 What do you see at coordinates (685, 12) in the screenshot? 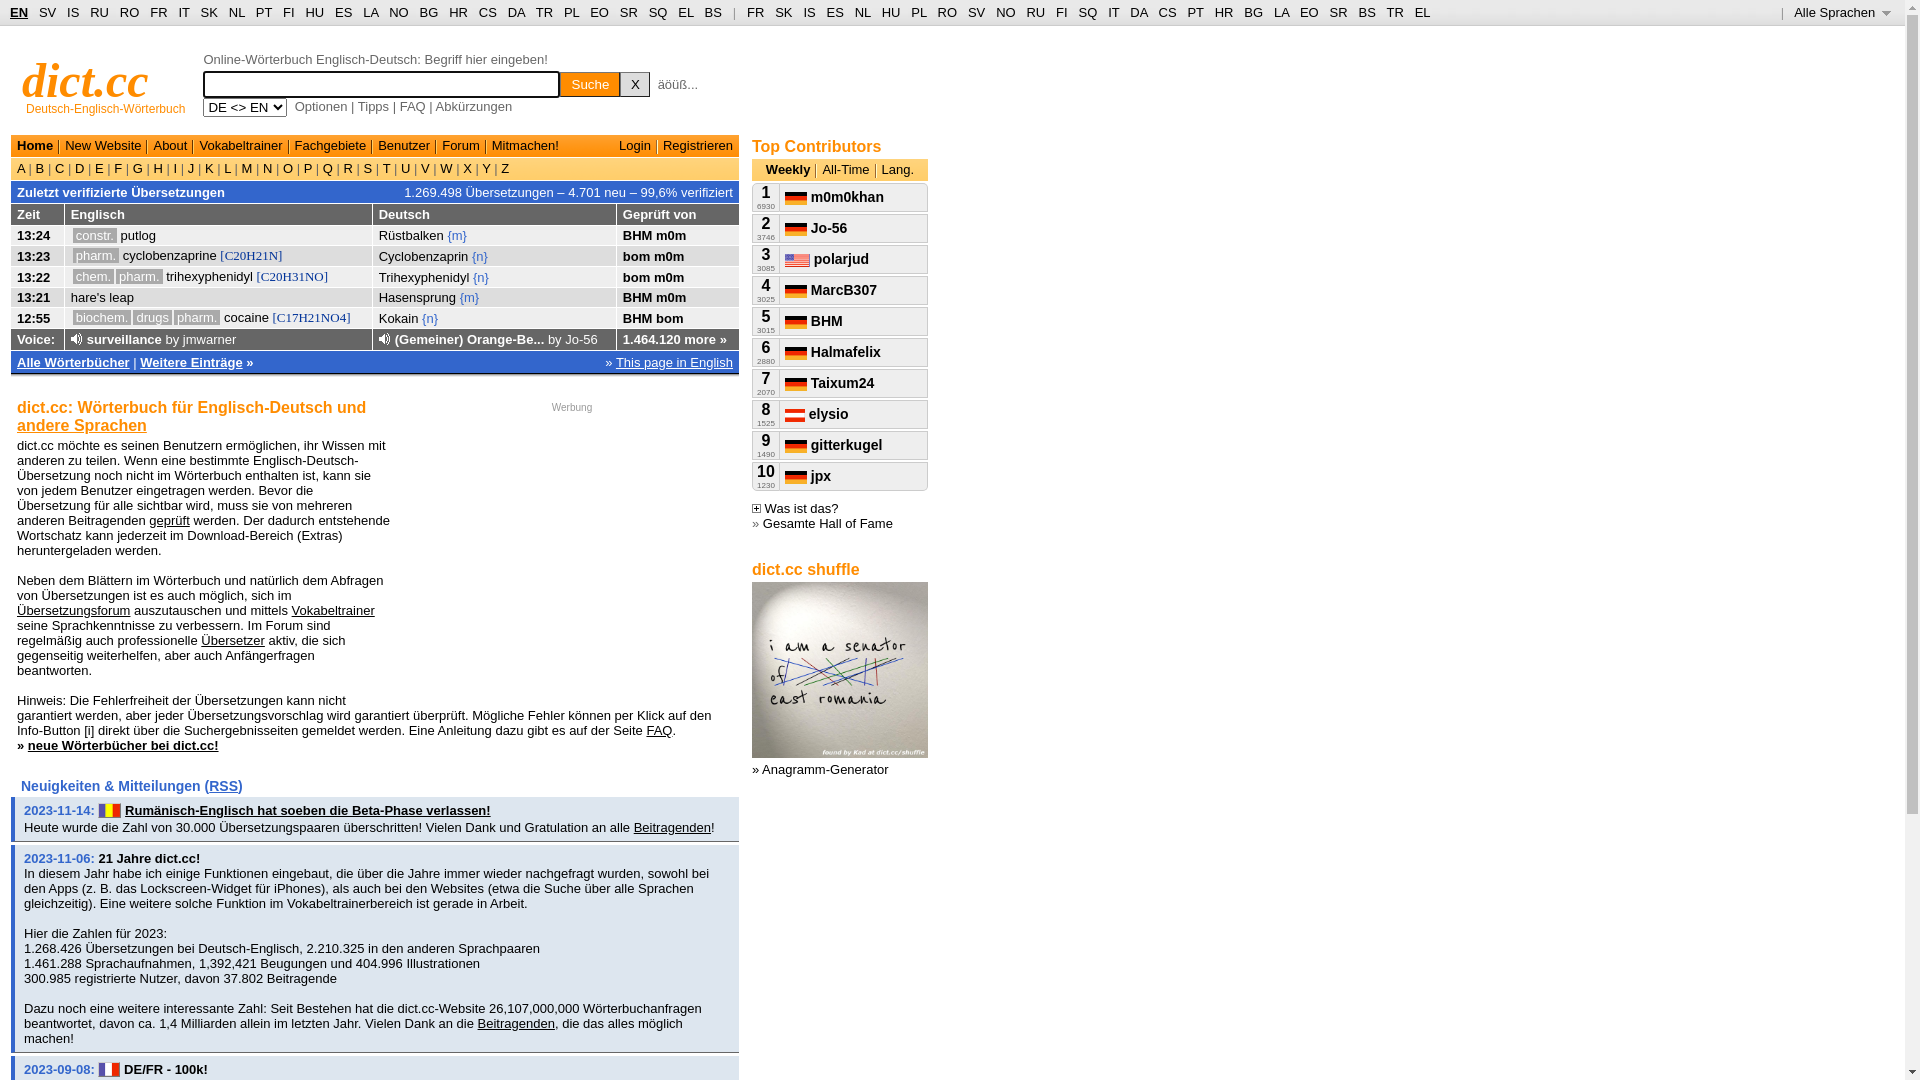
I see `'EL'` at bounding box center [685, 12].